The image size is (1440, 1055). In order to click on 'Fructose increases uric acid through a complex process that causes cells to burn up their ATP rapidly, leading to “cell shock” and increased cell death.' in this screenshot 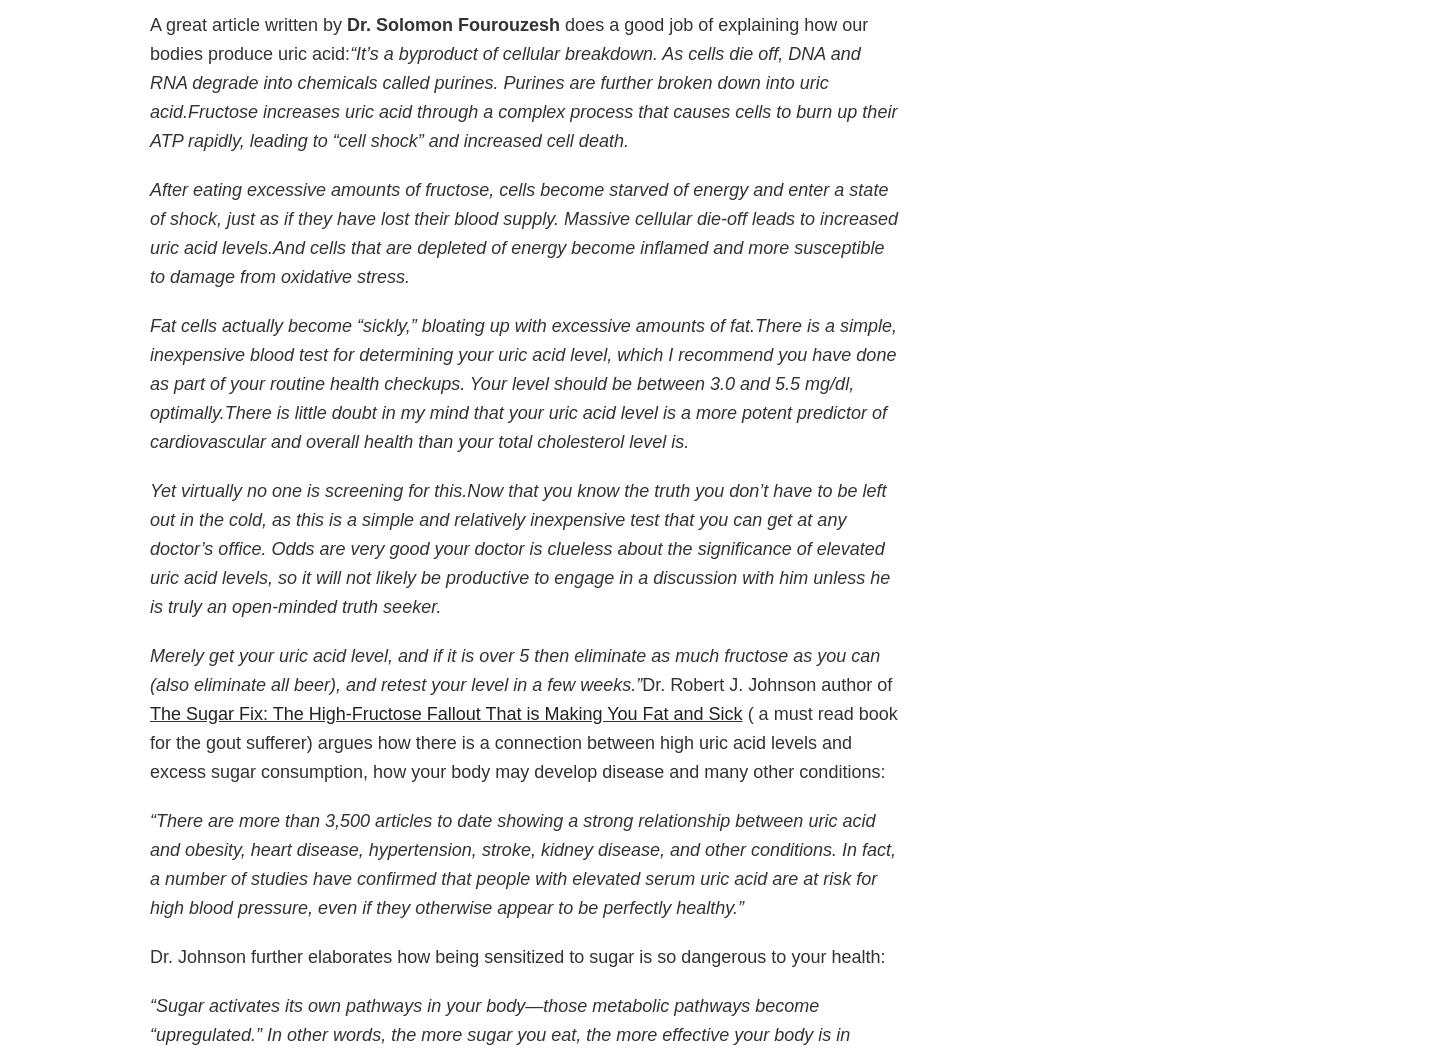, I will do `click(522, 126)`.